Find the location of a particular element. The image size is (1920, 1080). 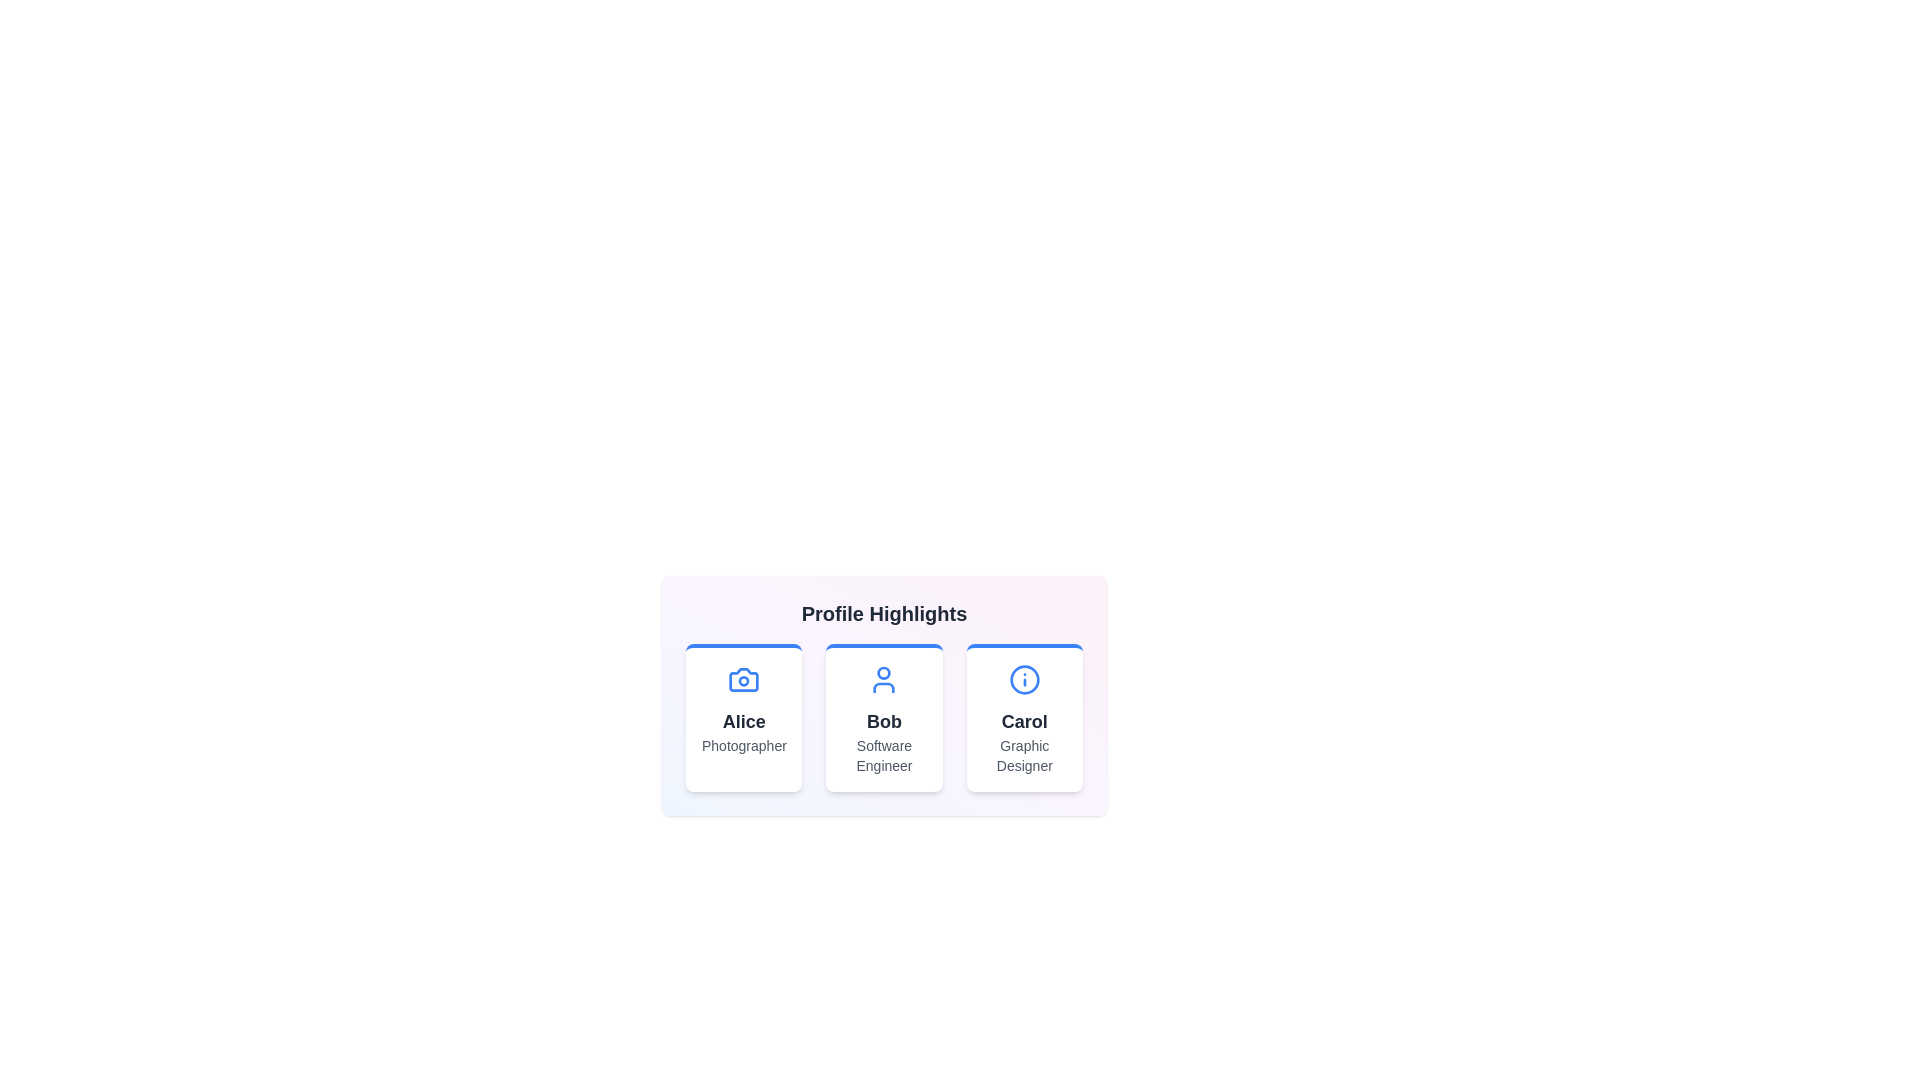

the profile card of Alice to preview additional information is located at coordinates (743, 716).